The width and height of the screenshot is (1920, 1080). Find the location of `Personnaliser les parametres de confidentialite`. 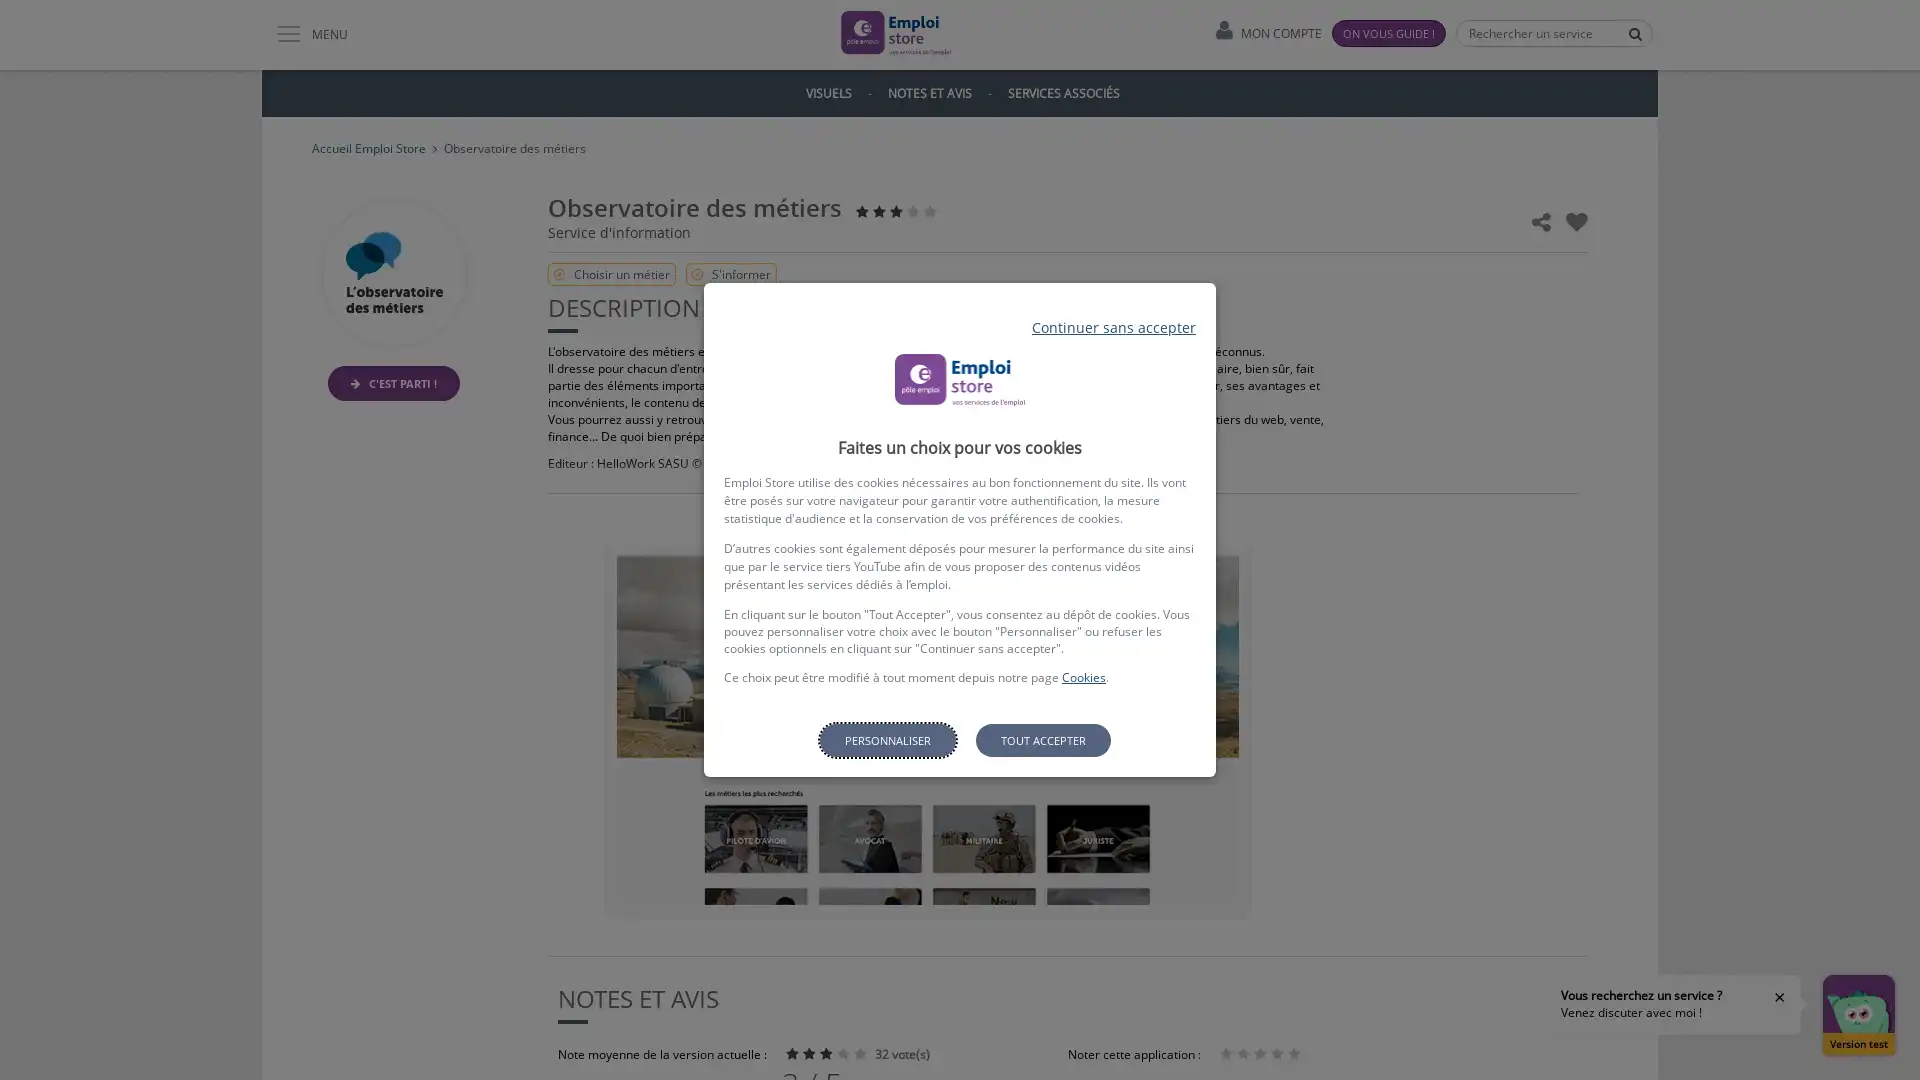

Personnaliser les parametres de confidentialite is located at coordinates (886, 740).